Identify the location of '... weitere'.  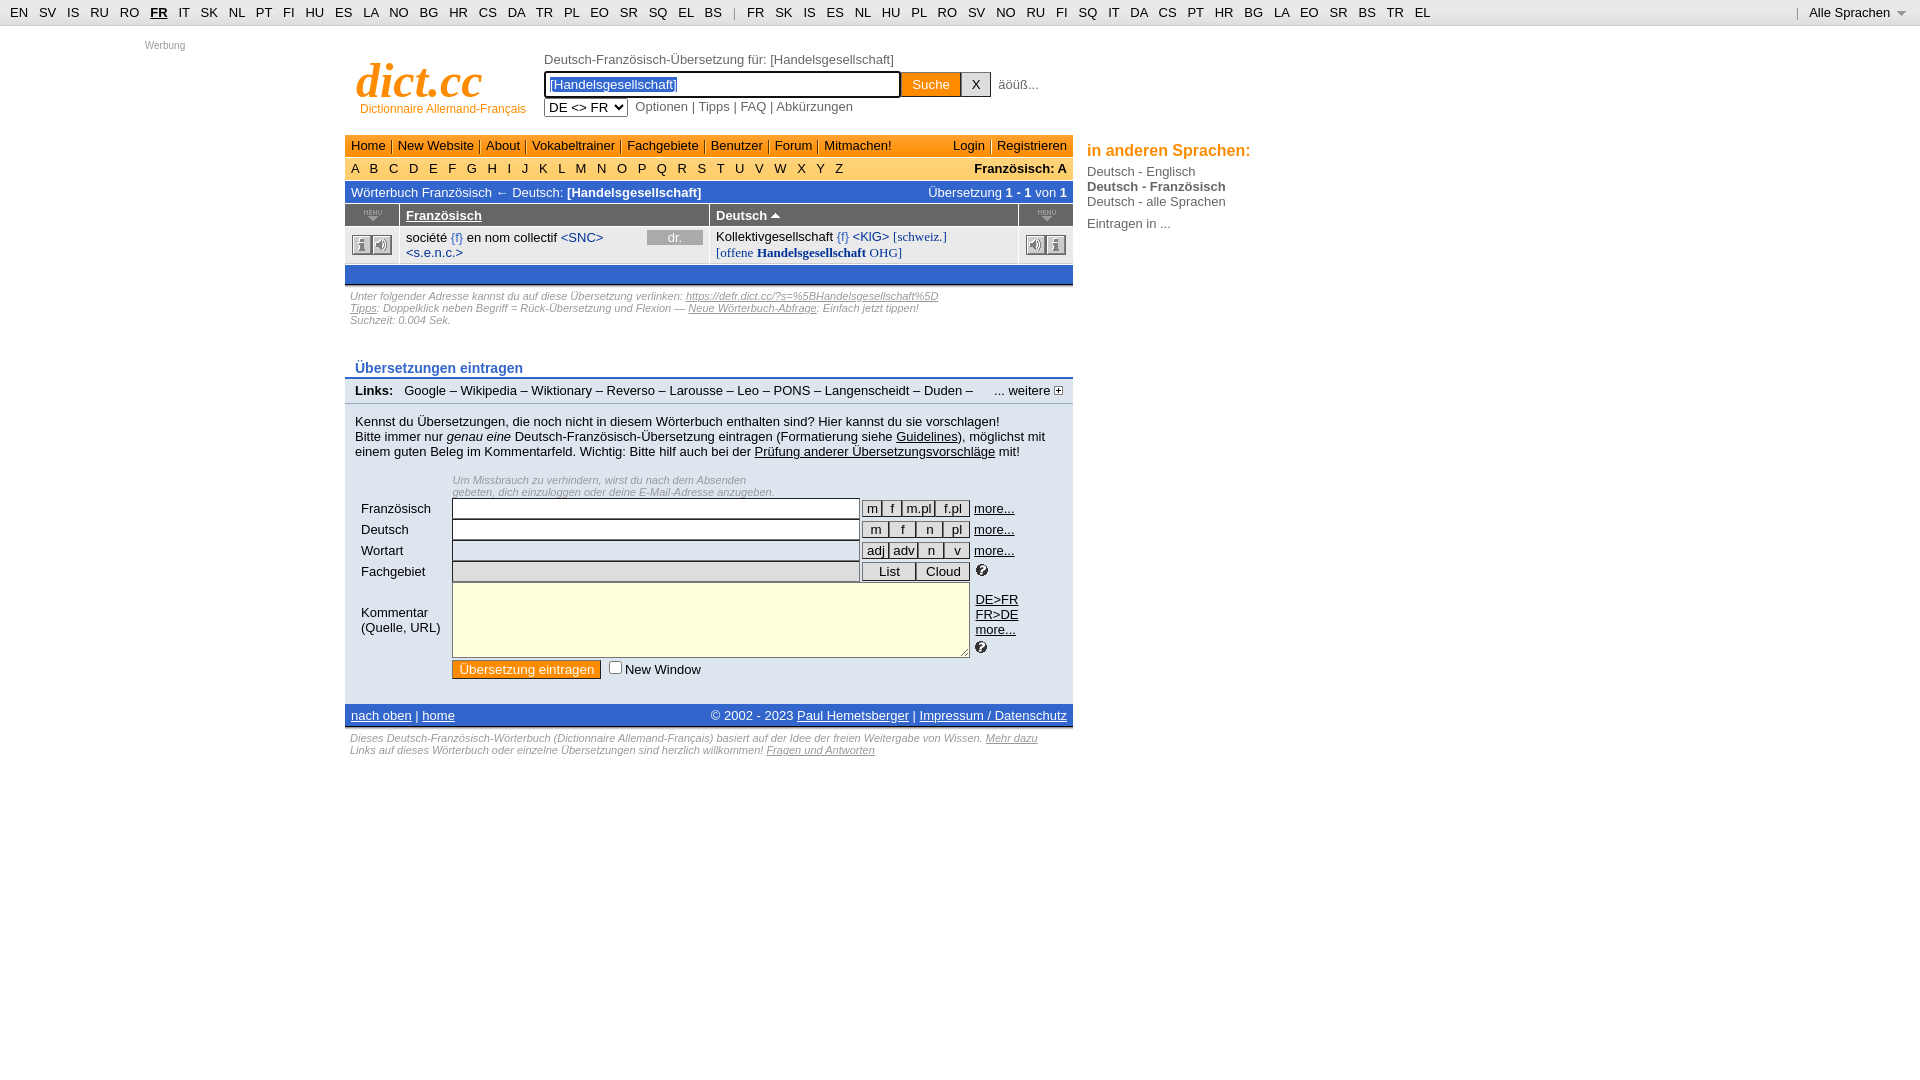
(1028, 390).